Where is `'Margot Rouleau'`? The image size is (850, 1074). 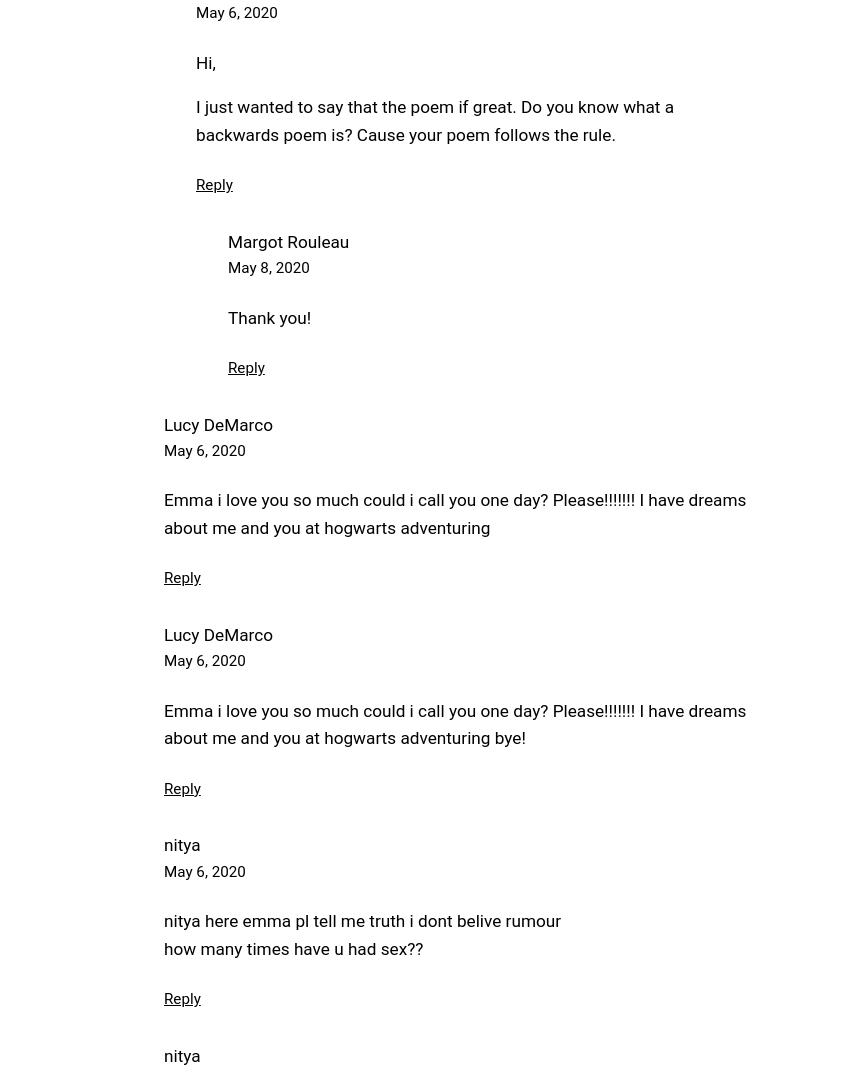
'Margot Rouleau' is located at coordinates (287, 240).